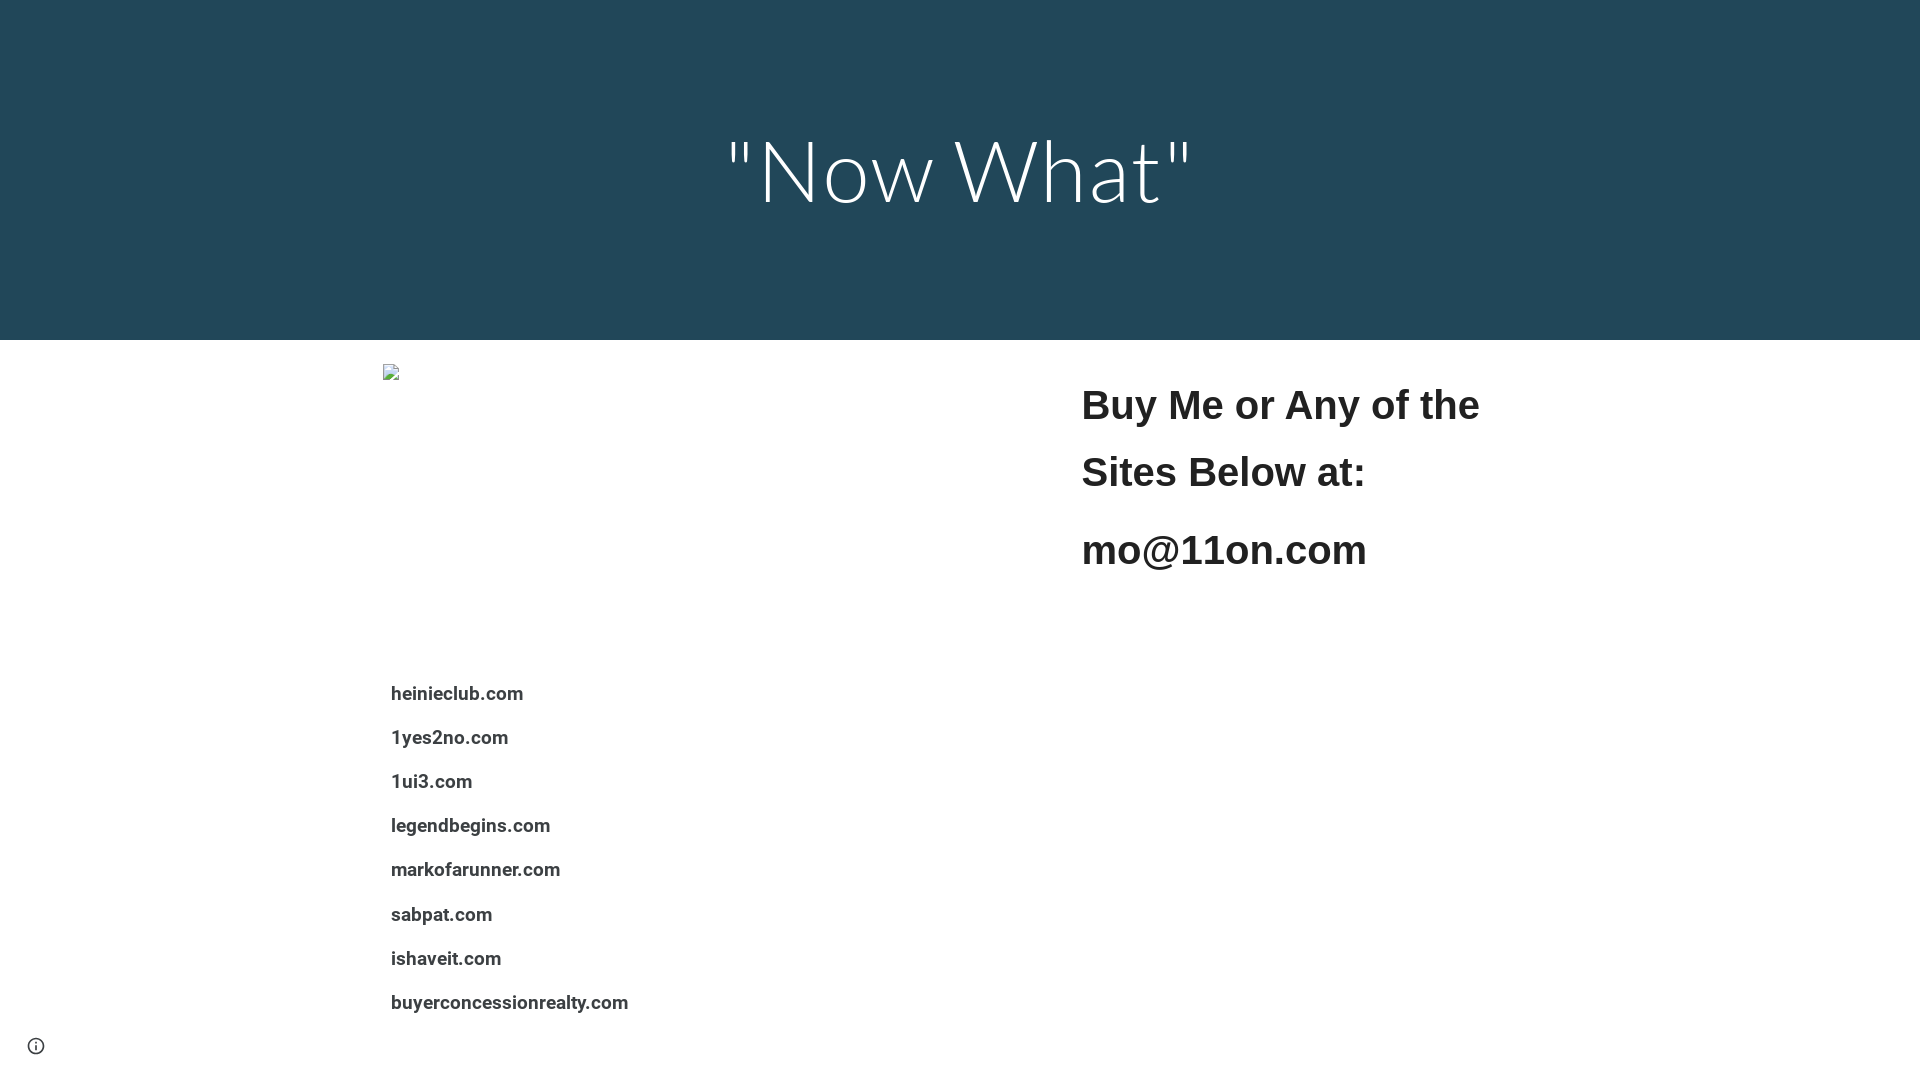 The image size is (1920, 1080). I want to click on 'heinieclub.com', so click(390, 693).